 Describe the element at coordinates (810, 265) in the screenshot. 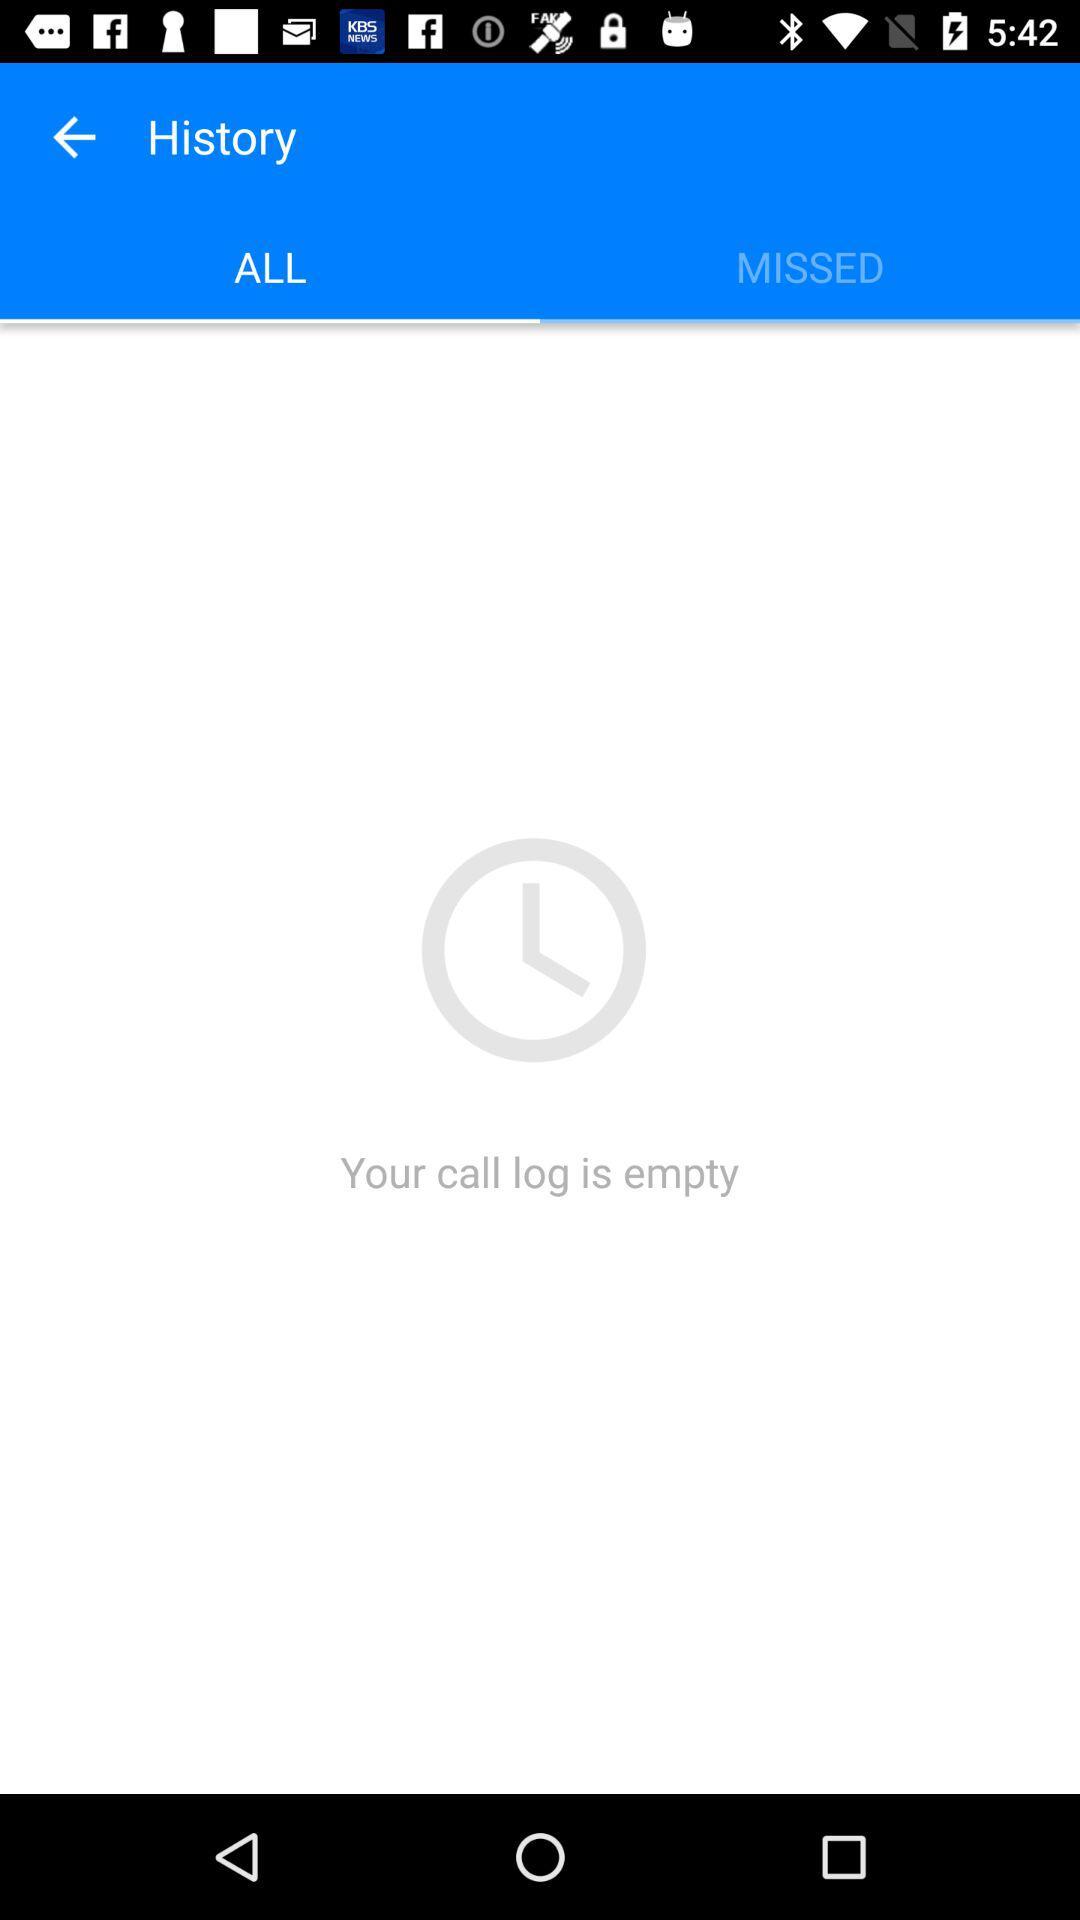

I see `the item next to all icon` at that location.